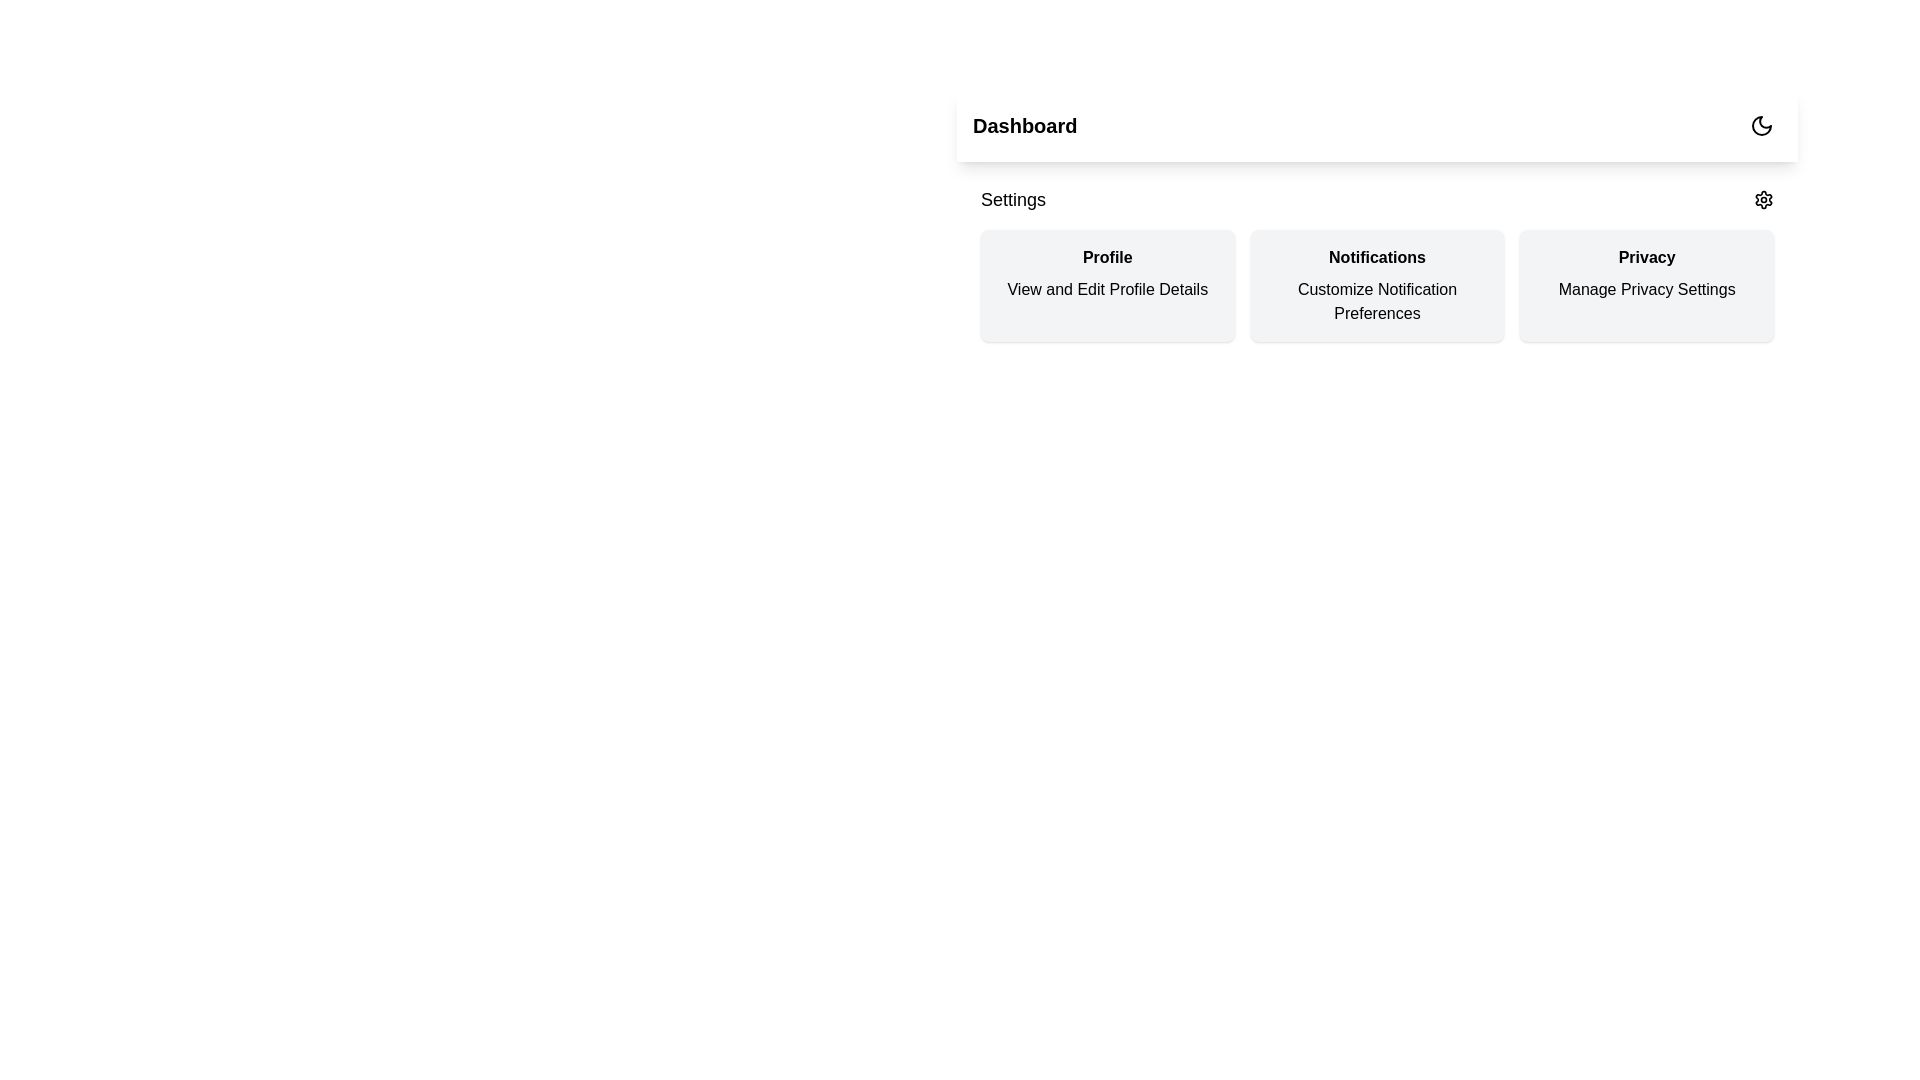 The image size is (1920, 1080). Describe the element at coordinates (1025, 126) in the screenshot. I see `the 'Dashboard' textual header element, which is prominently styled in bold and extra-large font at the upper-left section of the interface` at that location.